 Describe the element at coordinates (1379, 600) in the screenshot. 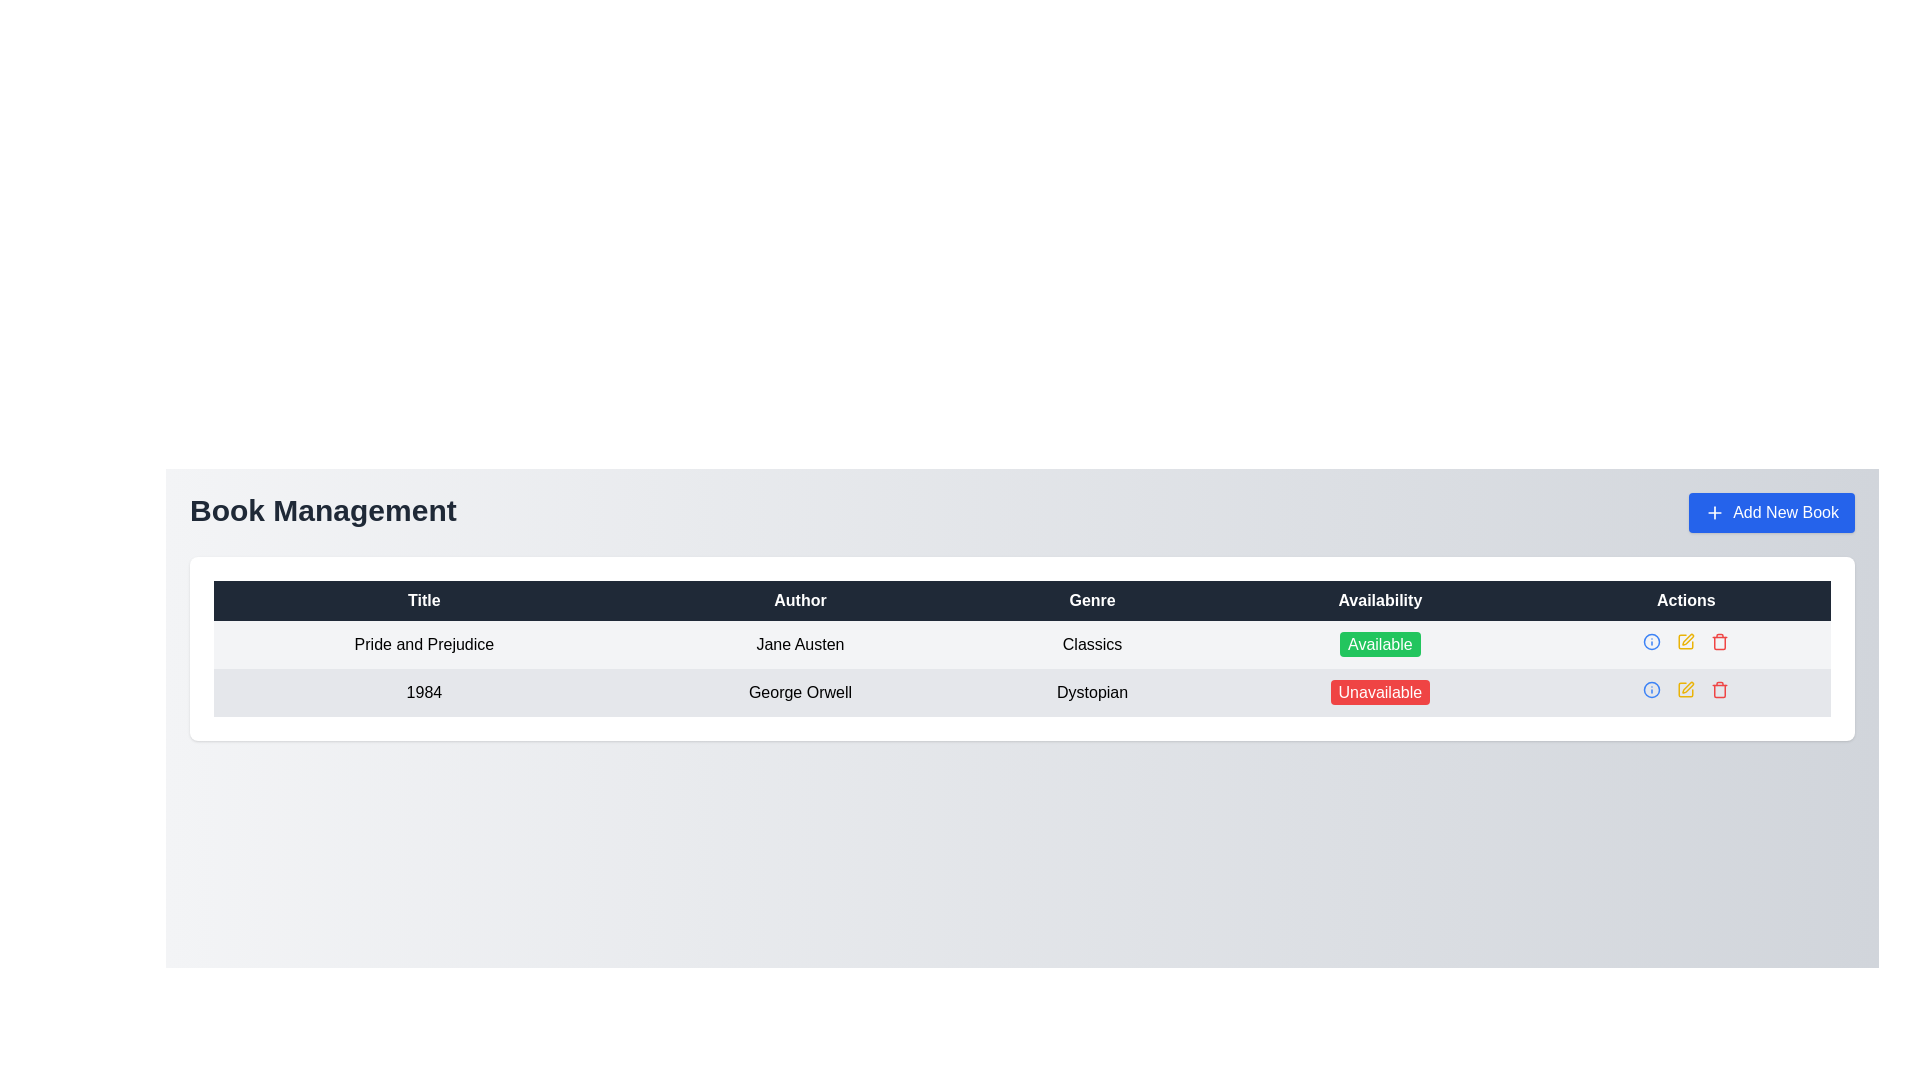

I see `the 'Availability' text label, which is the fourth column header in the table, displayed in white text on a dark background` at that location.